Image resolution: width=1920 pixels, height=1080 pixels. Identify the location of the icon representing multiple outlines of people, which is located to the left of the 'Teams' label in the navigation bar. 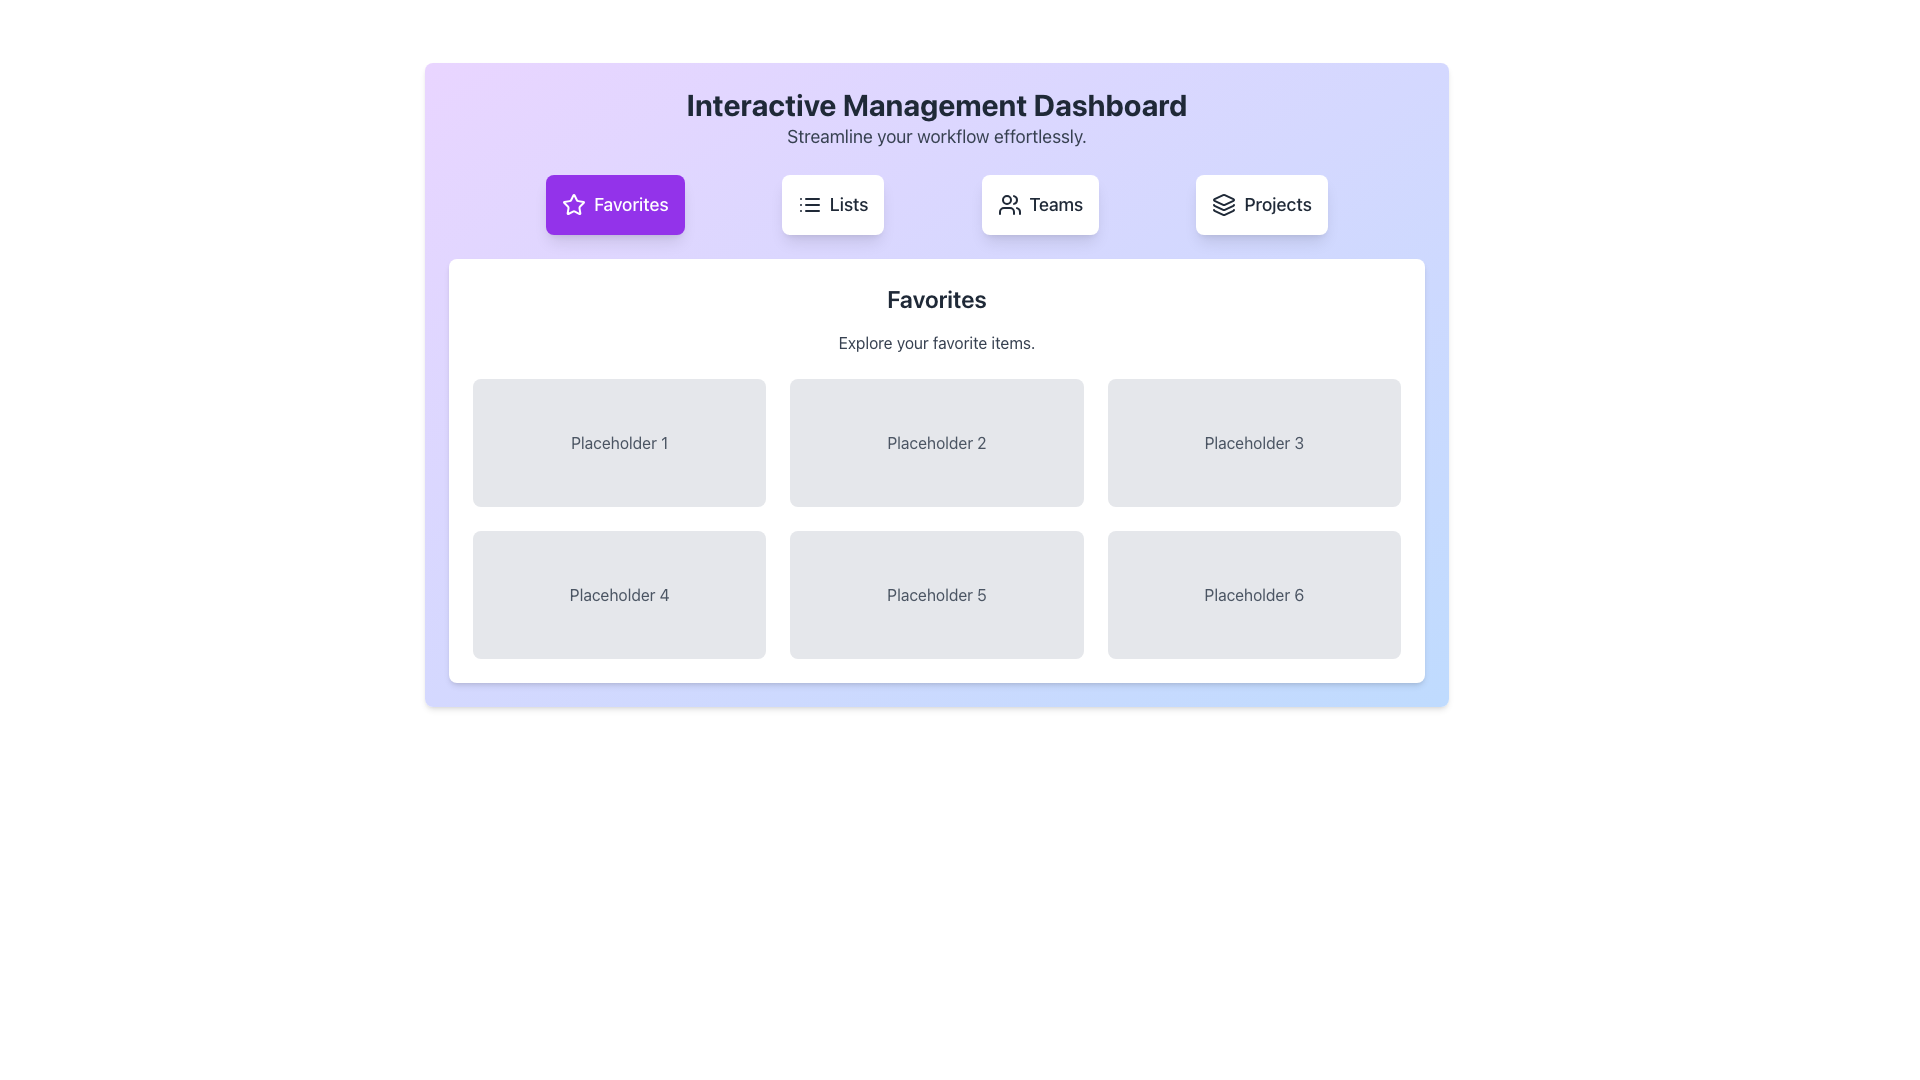
(1009, 204).